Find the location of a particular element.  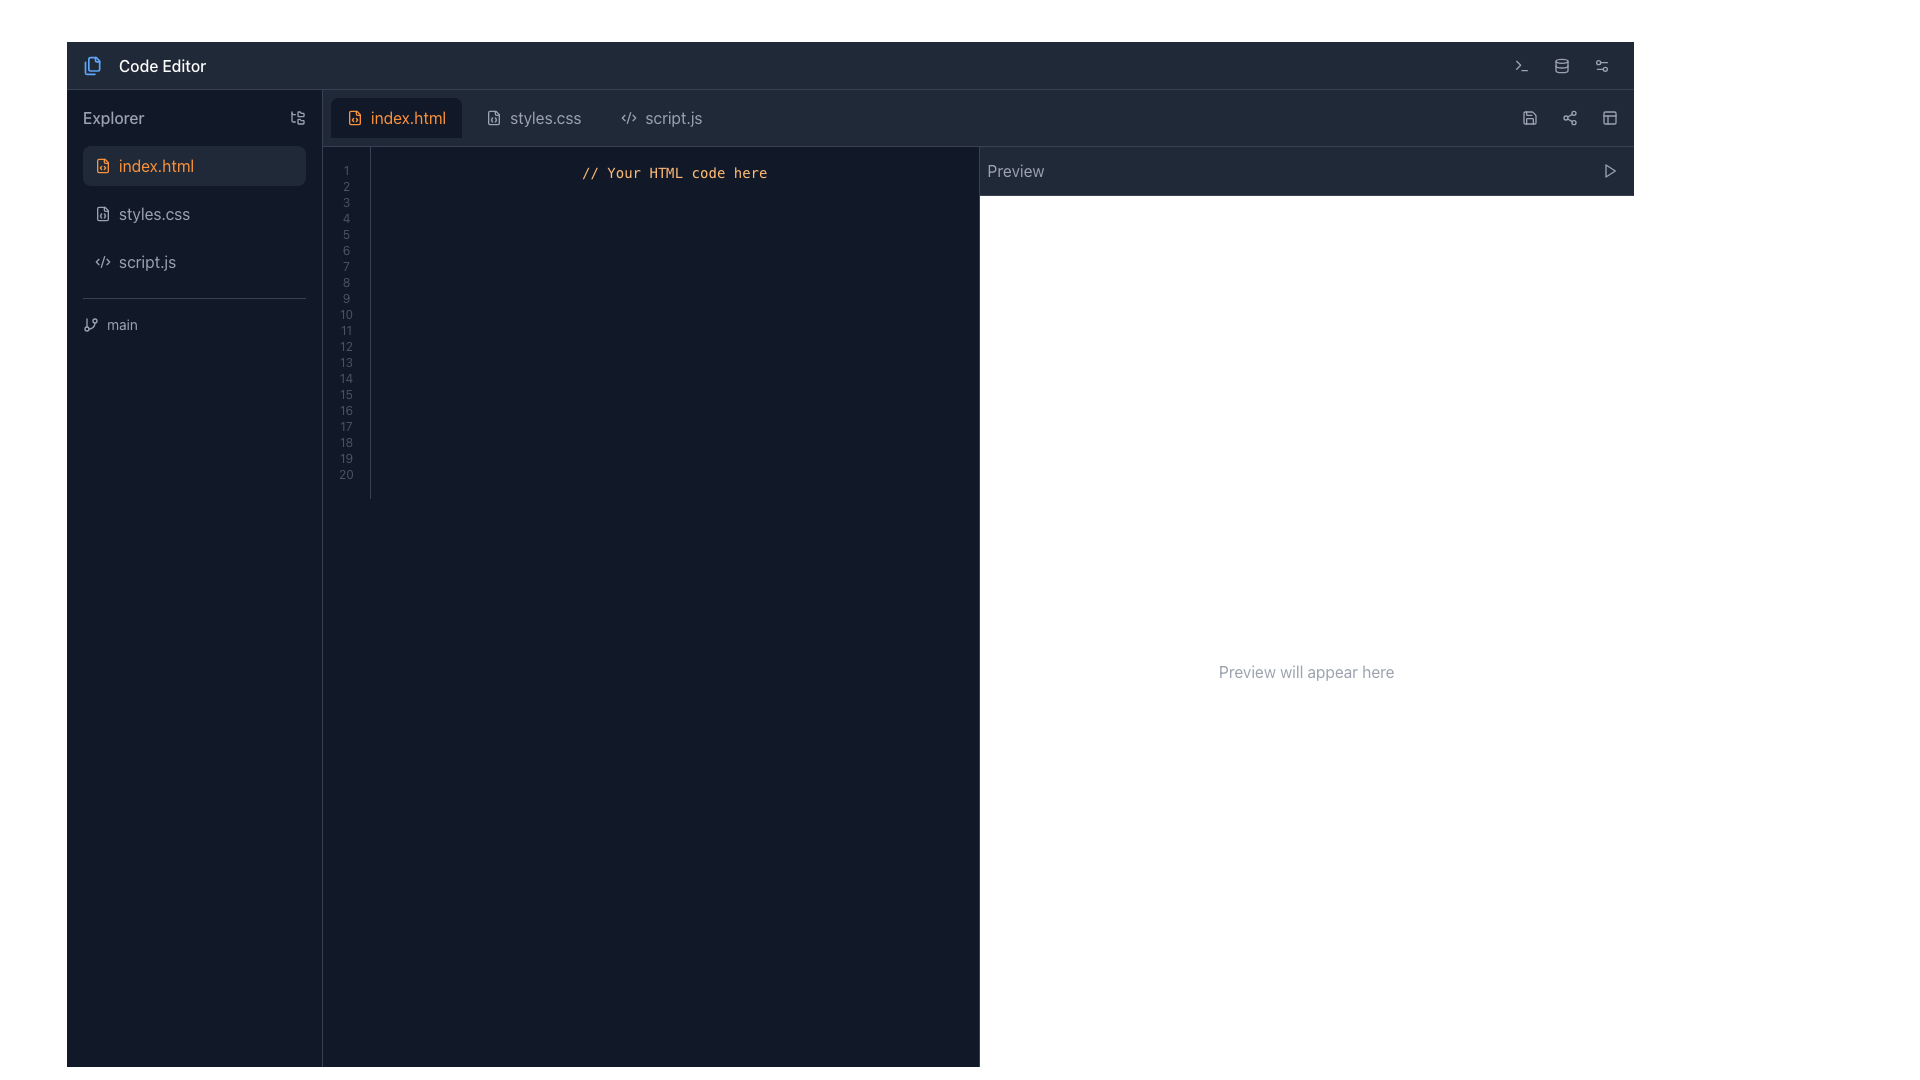

the 'styles.css' file button located in the 'Explorer' section, which is the second item in the vertical file list is located at coordinates (194, 213).